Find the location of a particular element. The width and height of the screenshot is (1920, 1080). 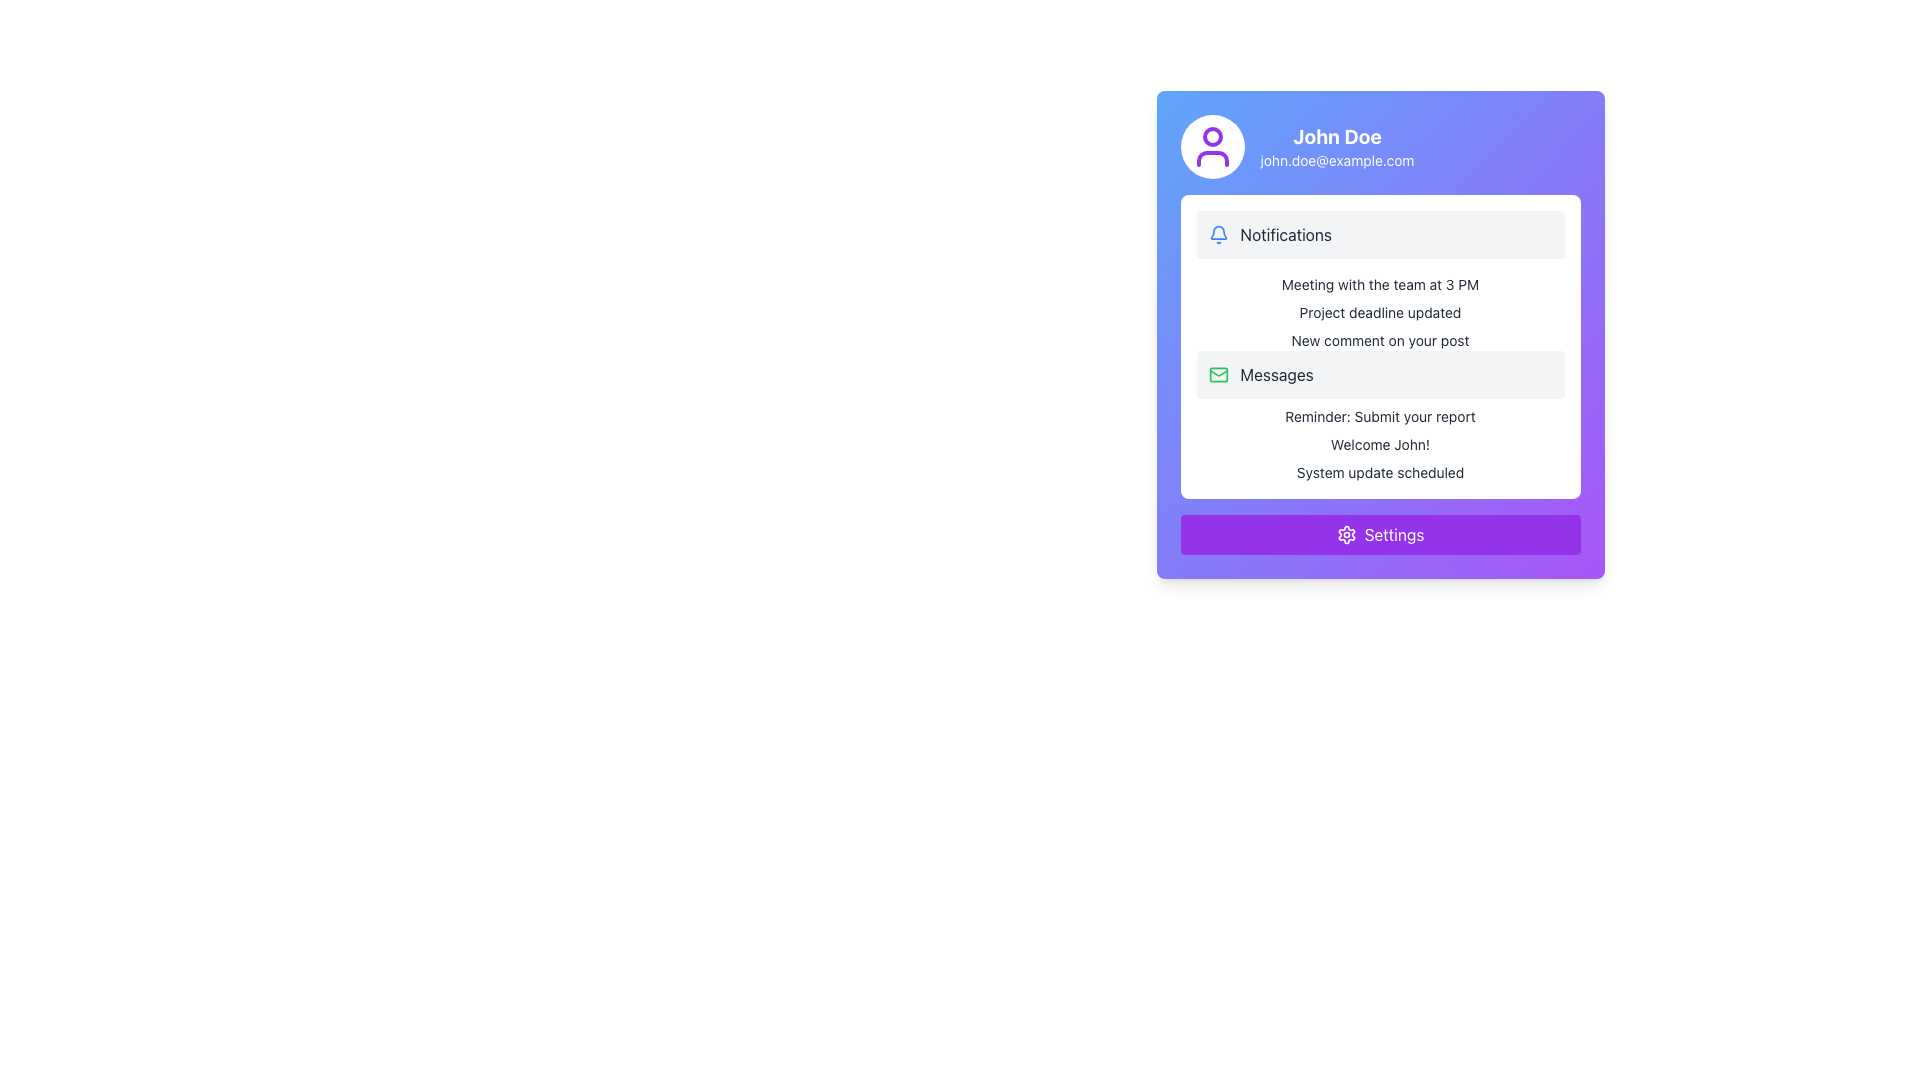

the text block displaying recent notifications located in the 'Notifications' section, positioned above the 'Messages' section and below the 'Notifications' header is located at coordinates (1379, 312).